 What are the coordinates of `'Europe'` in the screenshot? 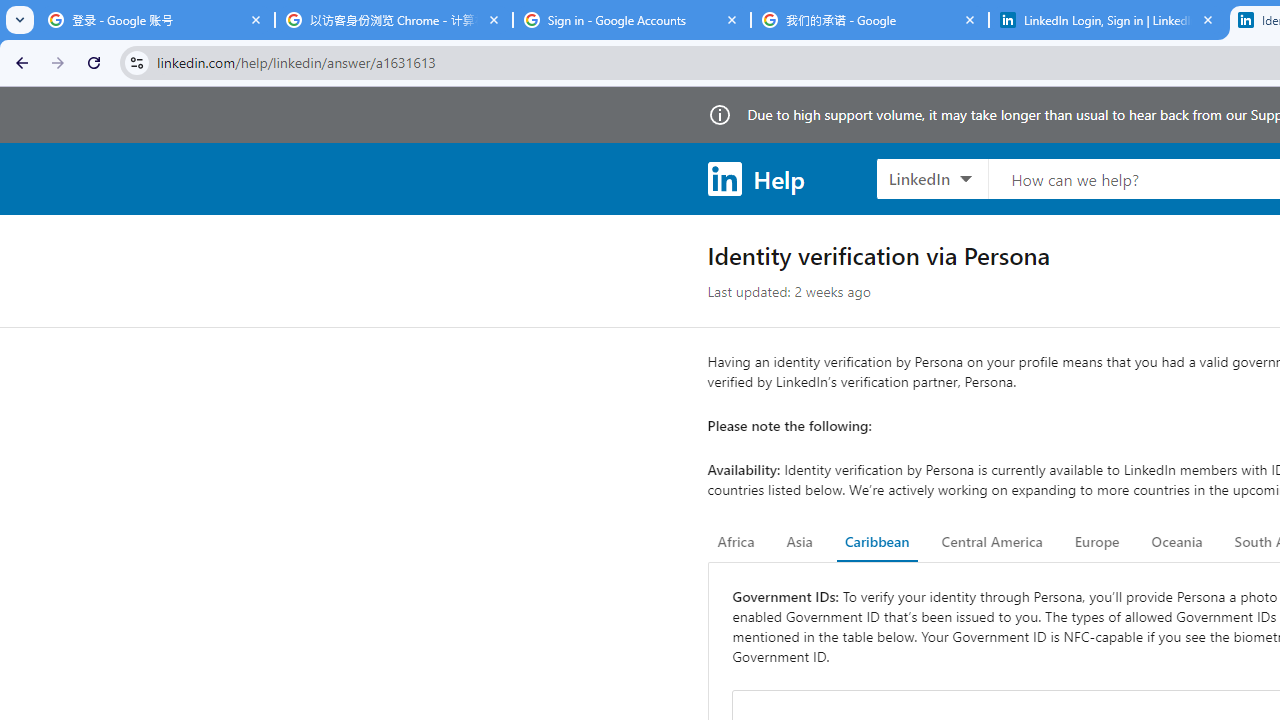 It's located at (1095, 542).